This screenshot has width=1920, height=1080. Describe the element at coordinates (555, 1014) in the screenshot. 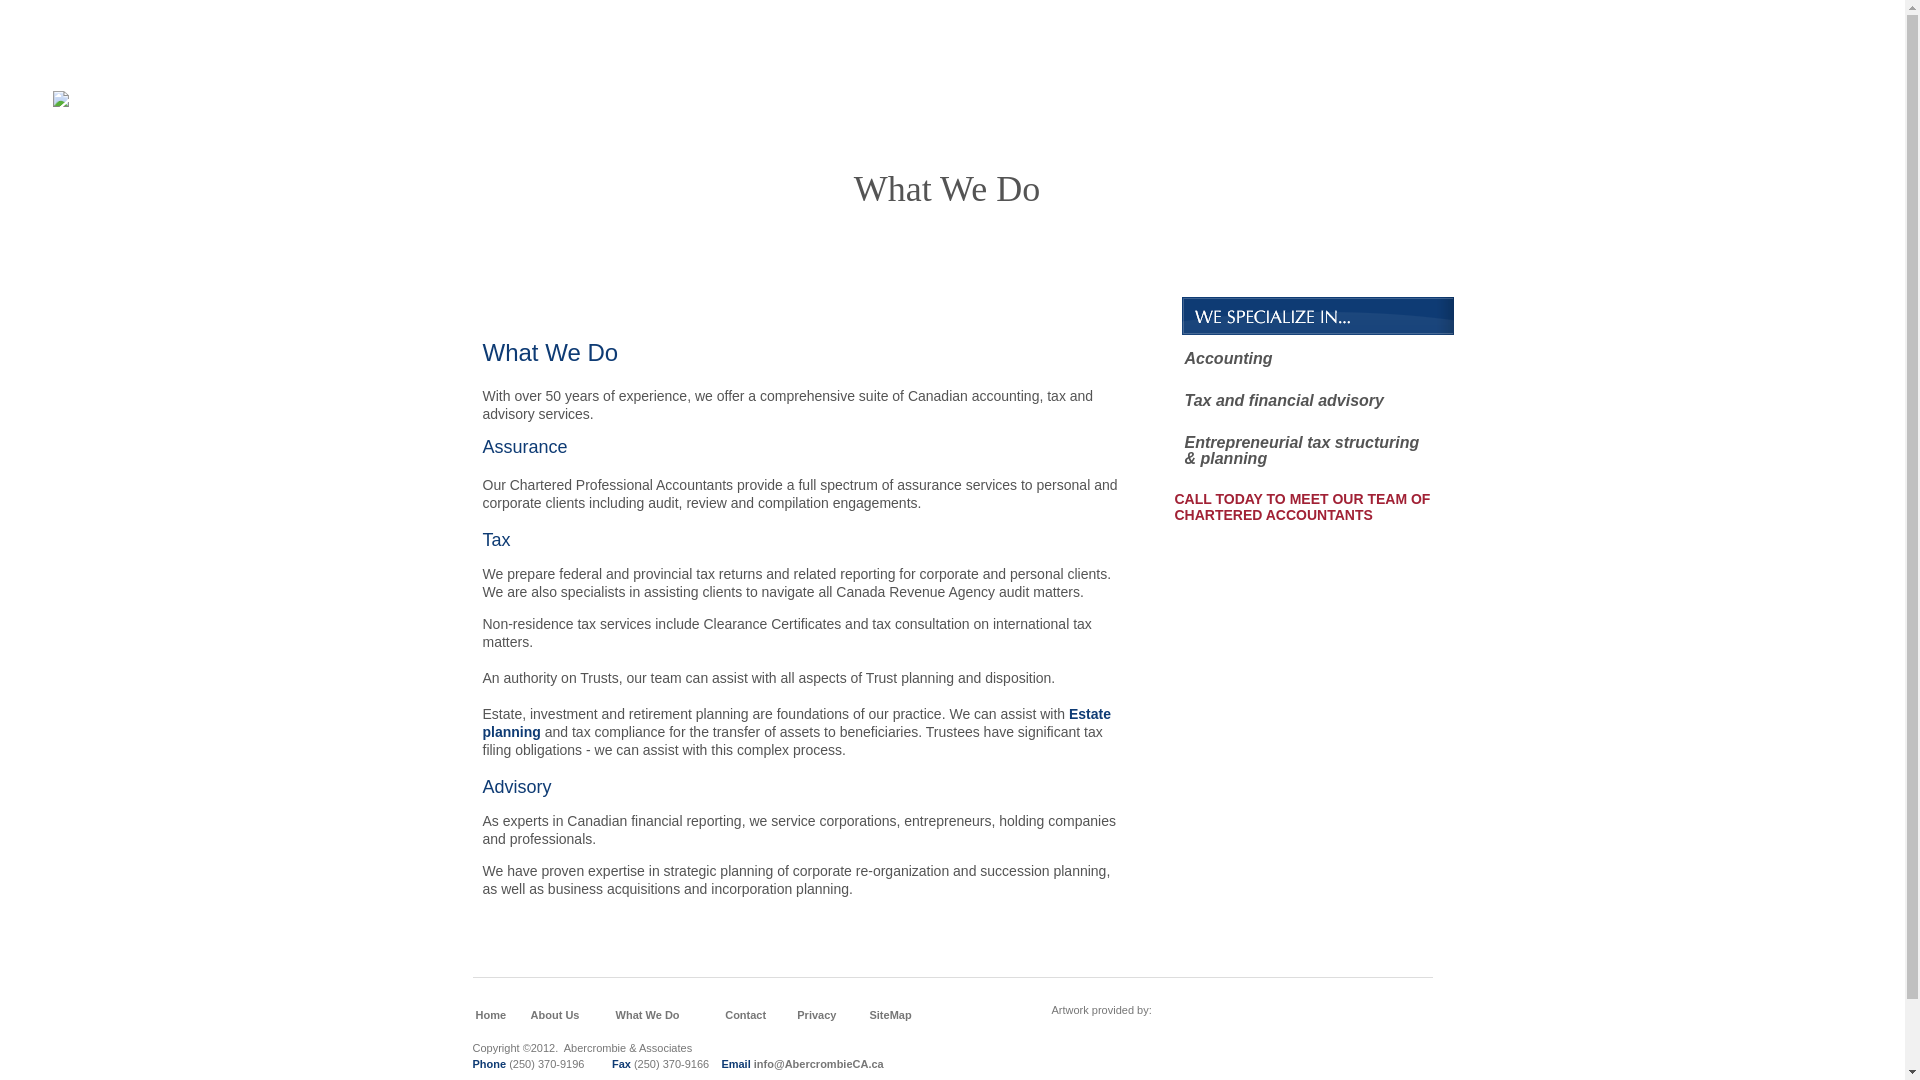

I see `'About Us'` at that location.